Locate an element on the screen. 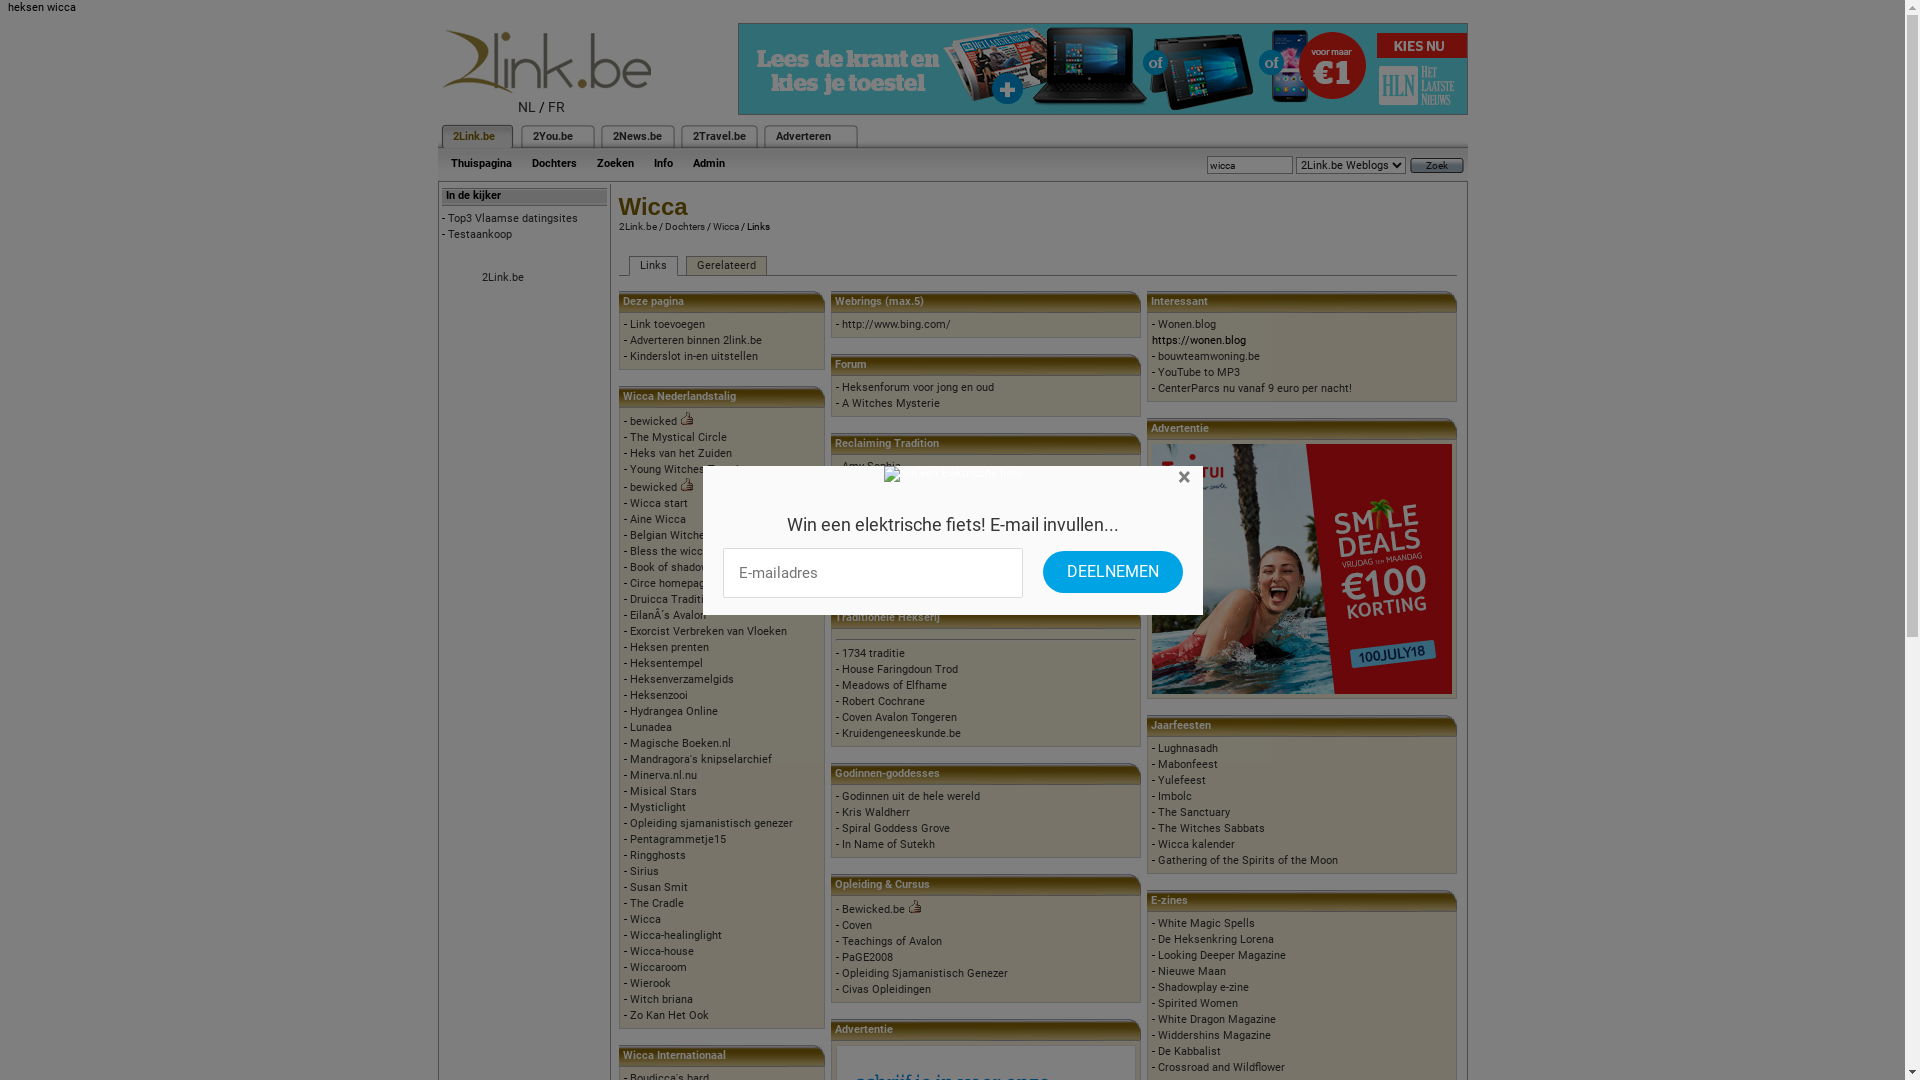 The width and height of the screenshot is (1920, 1080). 'Opleiding Sjamanistisch Genezer' is located at coordinates (924, 972).